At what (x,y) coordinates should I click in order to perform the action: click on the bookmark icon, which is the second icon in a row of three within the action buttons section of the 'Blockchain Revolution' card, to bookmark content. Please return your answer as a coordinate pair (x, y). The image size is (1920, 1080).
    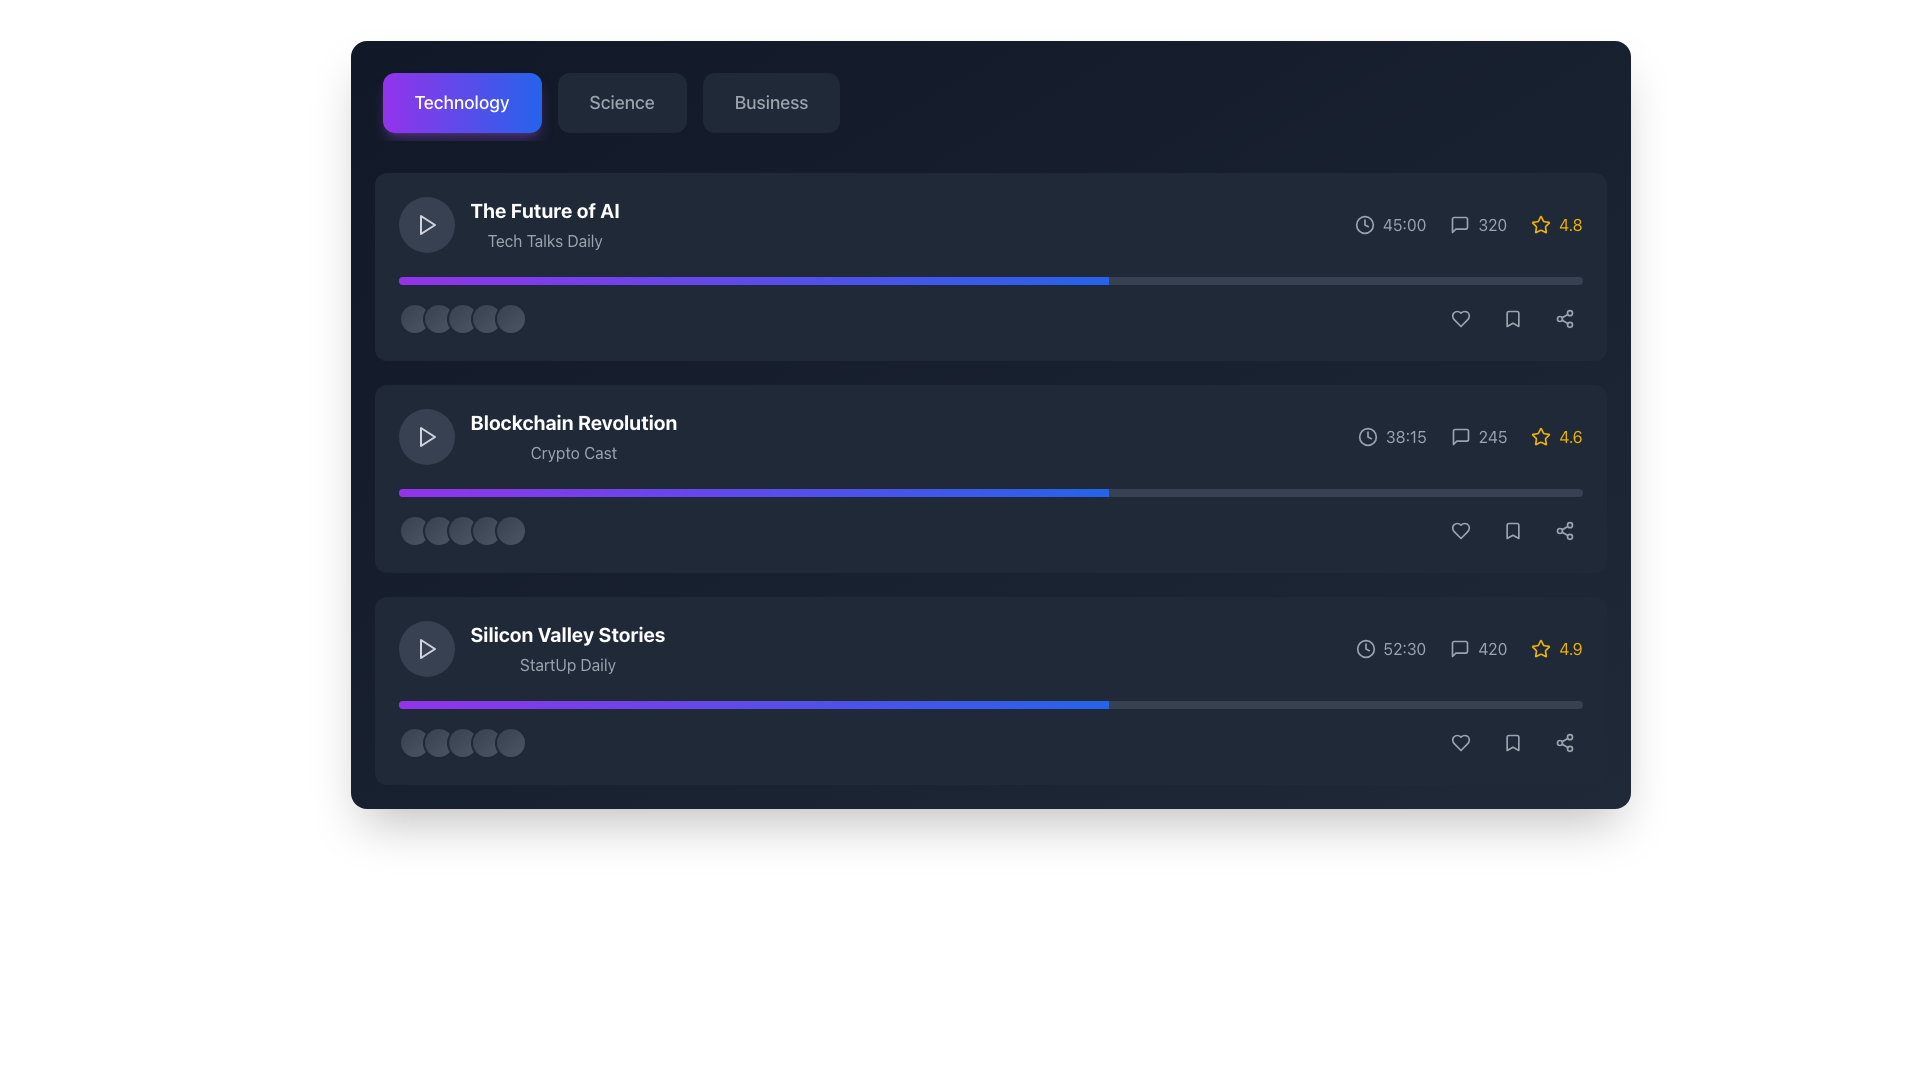
    Looking at the image, I should click on (1512, 530).